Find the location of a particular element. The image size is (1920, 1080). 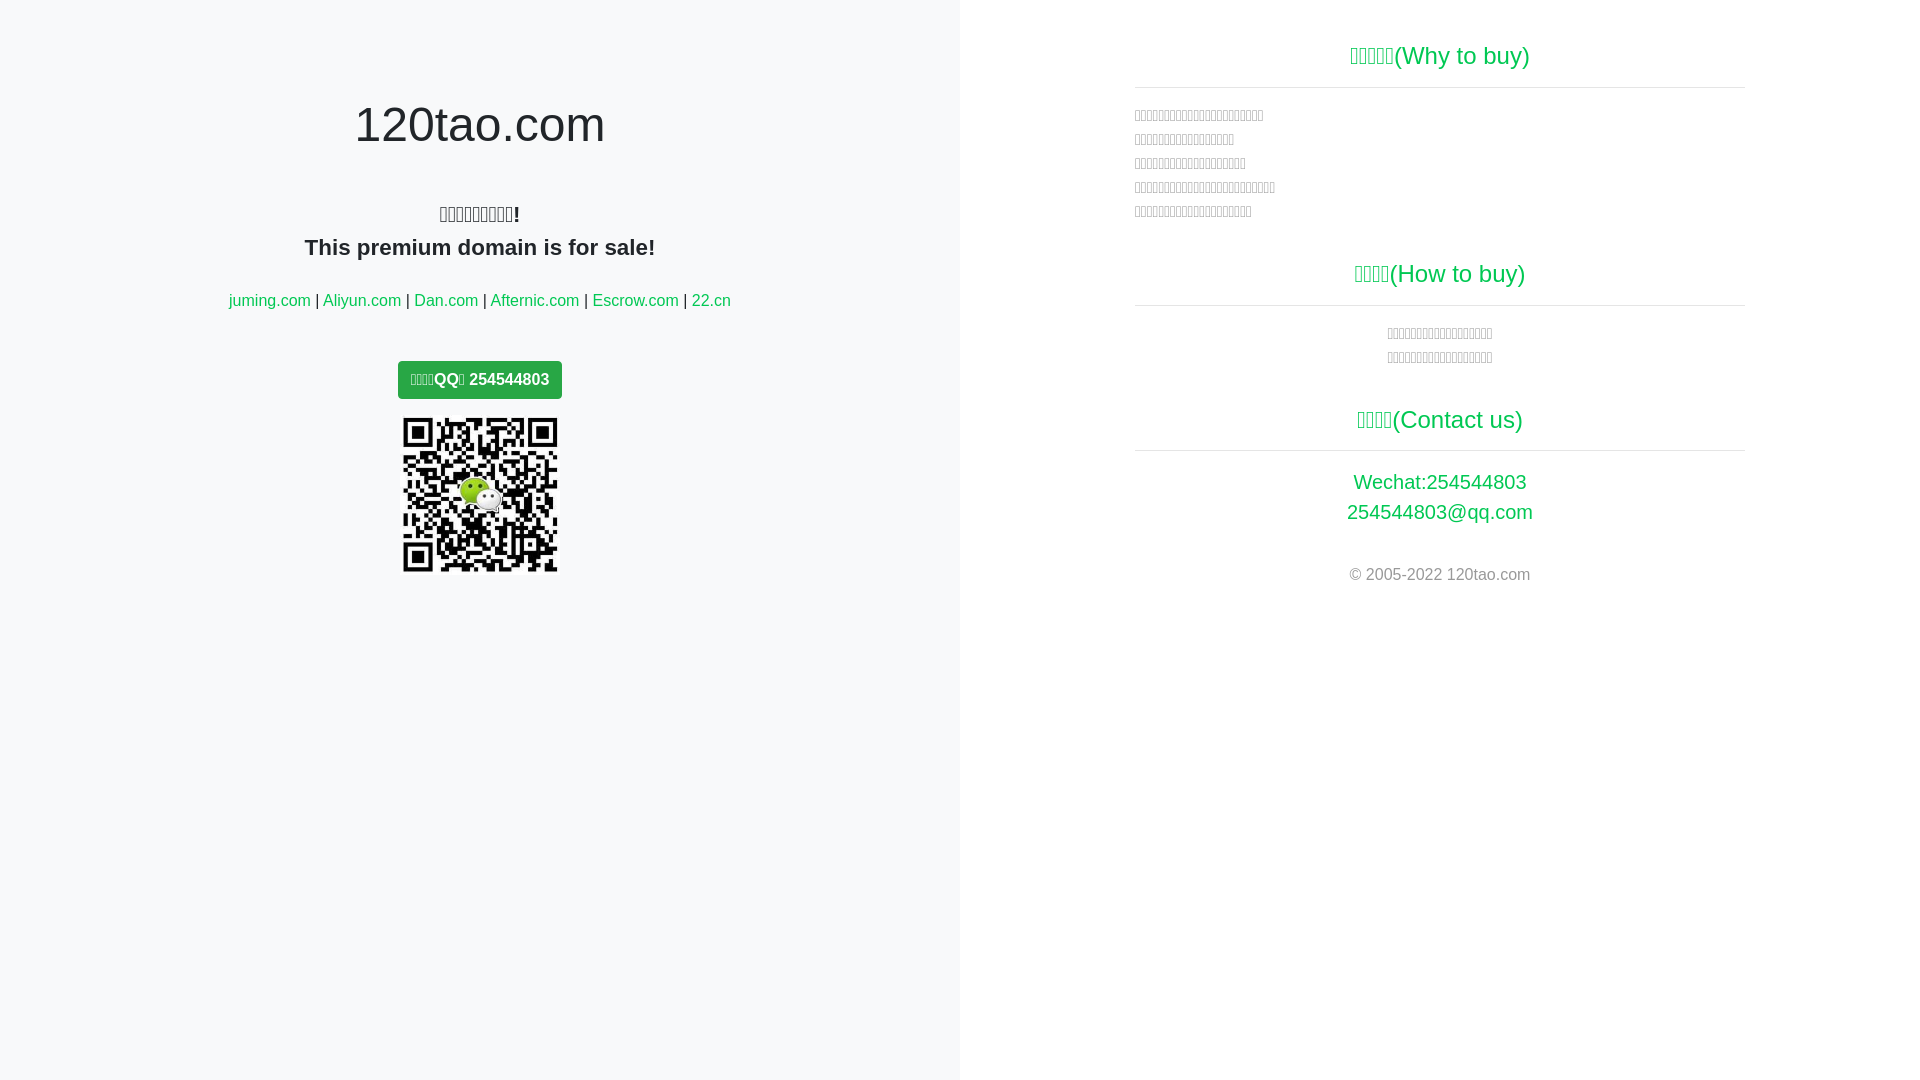

'juming.com' is located at coordinates (268, 300).